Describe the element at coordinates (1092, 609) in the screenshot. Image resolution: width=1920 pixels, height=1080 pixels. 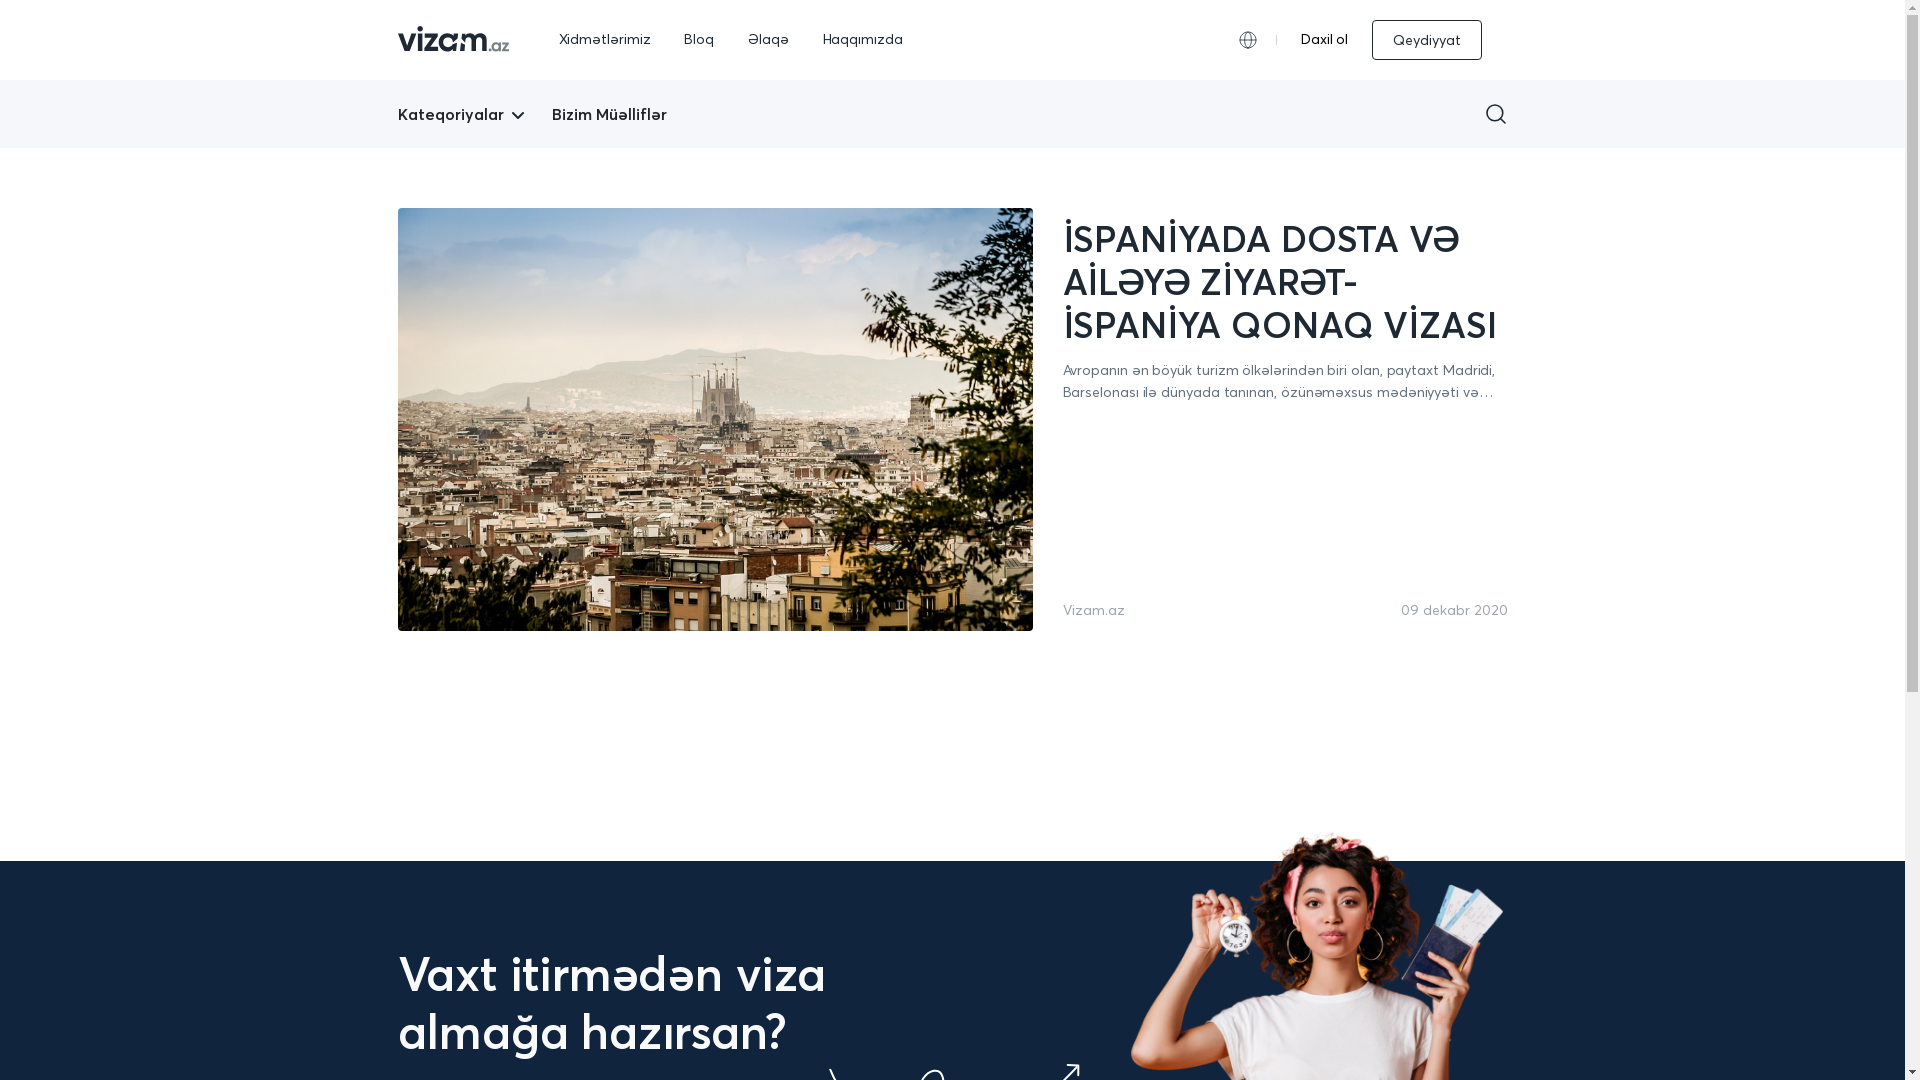
I see `'Vizam.az'` at that location.